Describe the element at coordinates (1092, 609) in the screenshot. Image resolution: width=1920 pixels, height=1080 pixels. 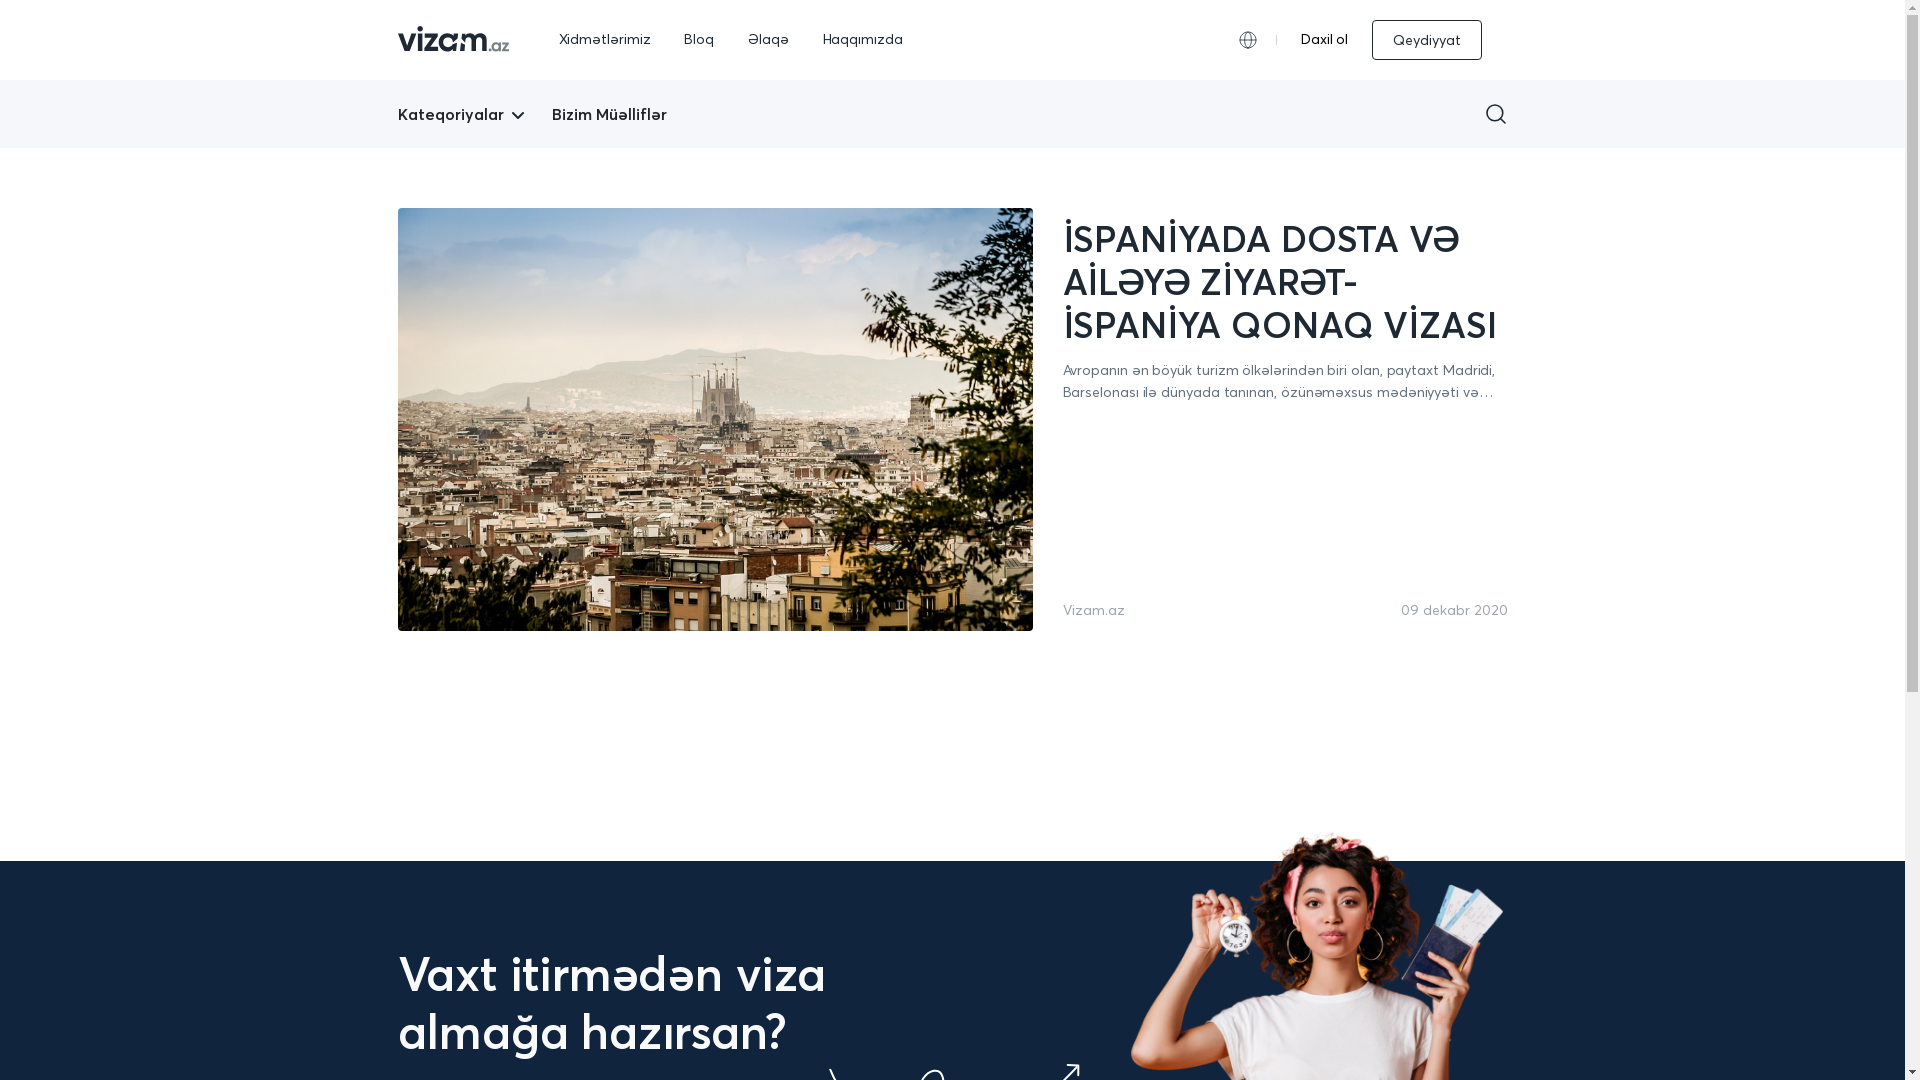
I see `'Vizam.az'` at that location.